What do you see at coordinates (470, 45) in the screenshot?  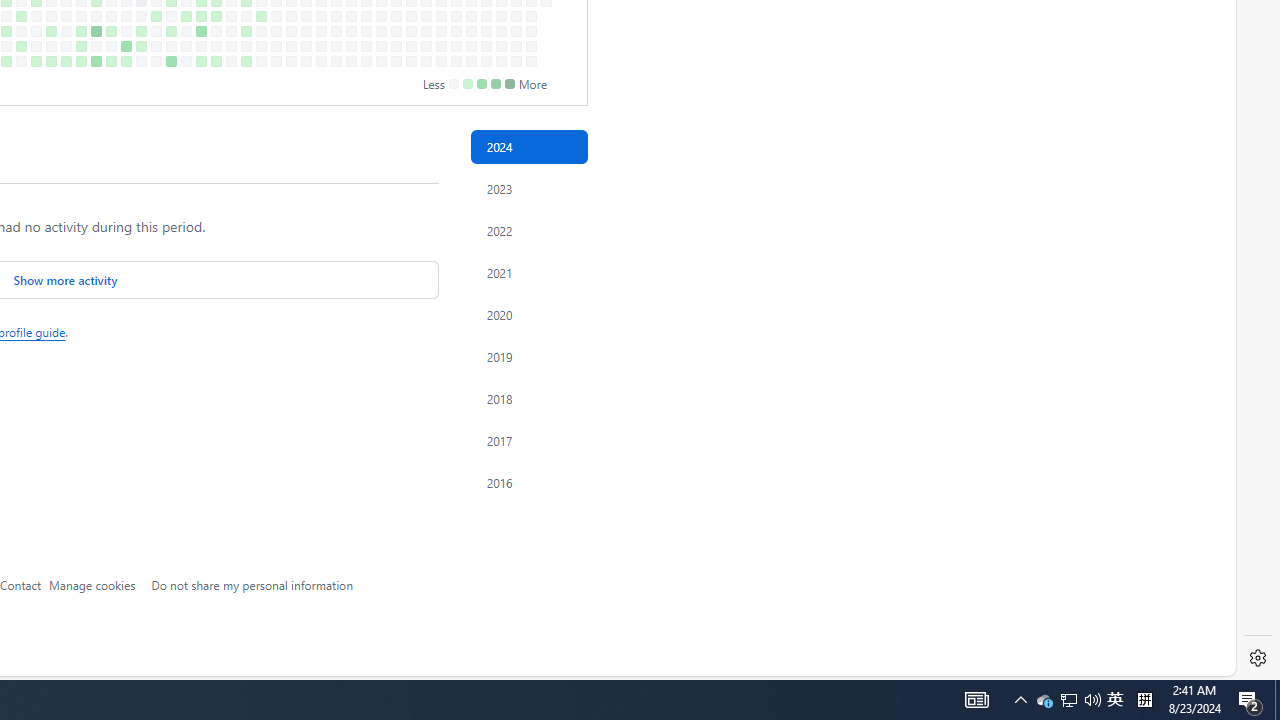 I see `'No contributions on November 29th.'` at bounding box center [470, 45].